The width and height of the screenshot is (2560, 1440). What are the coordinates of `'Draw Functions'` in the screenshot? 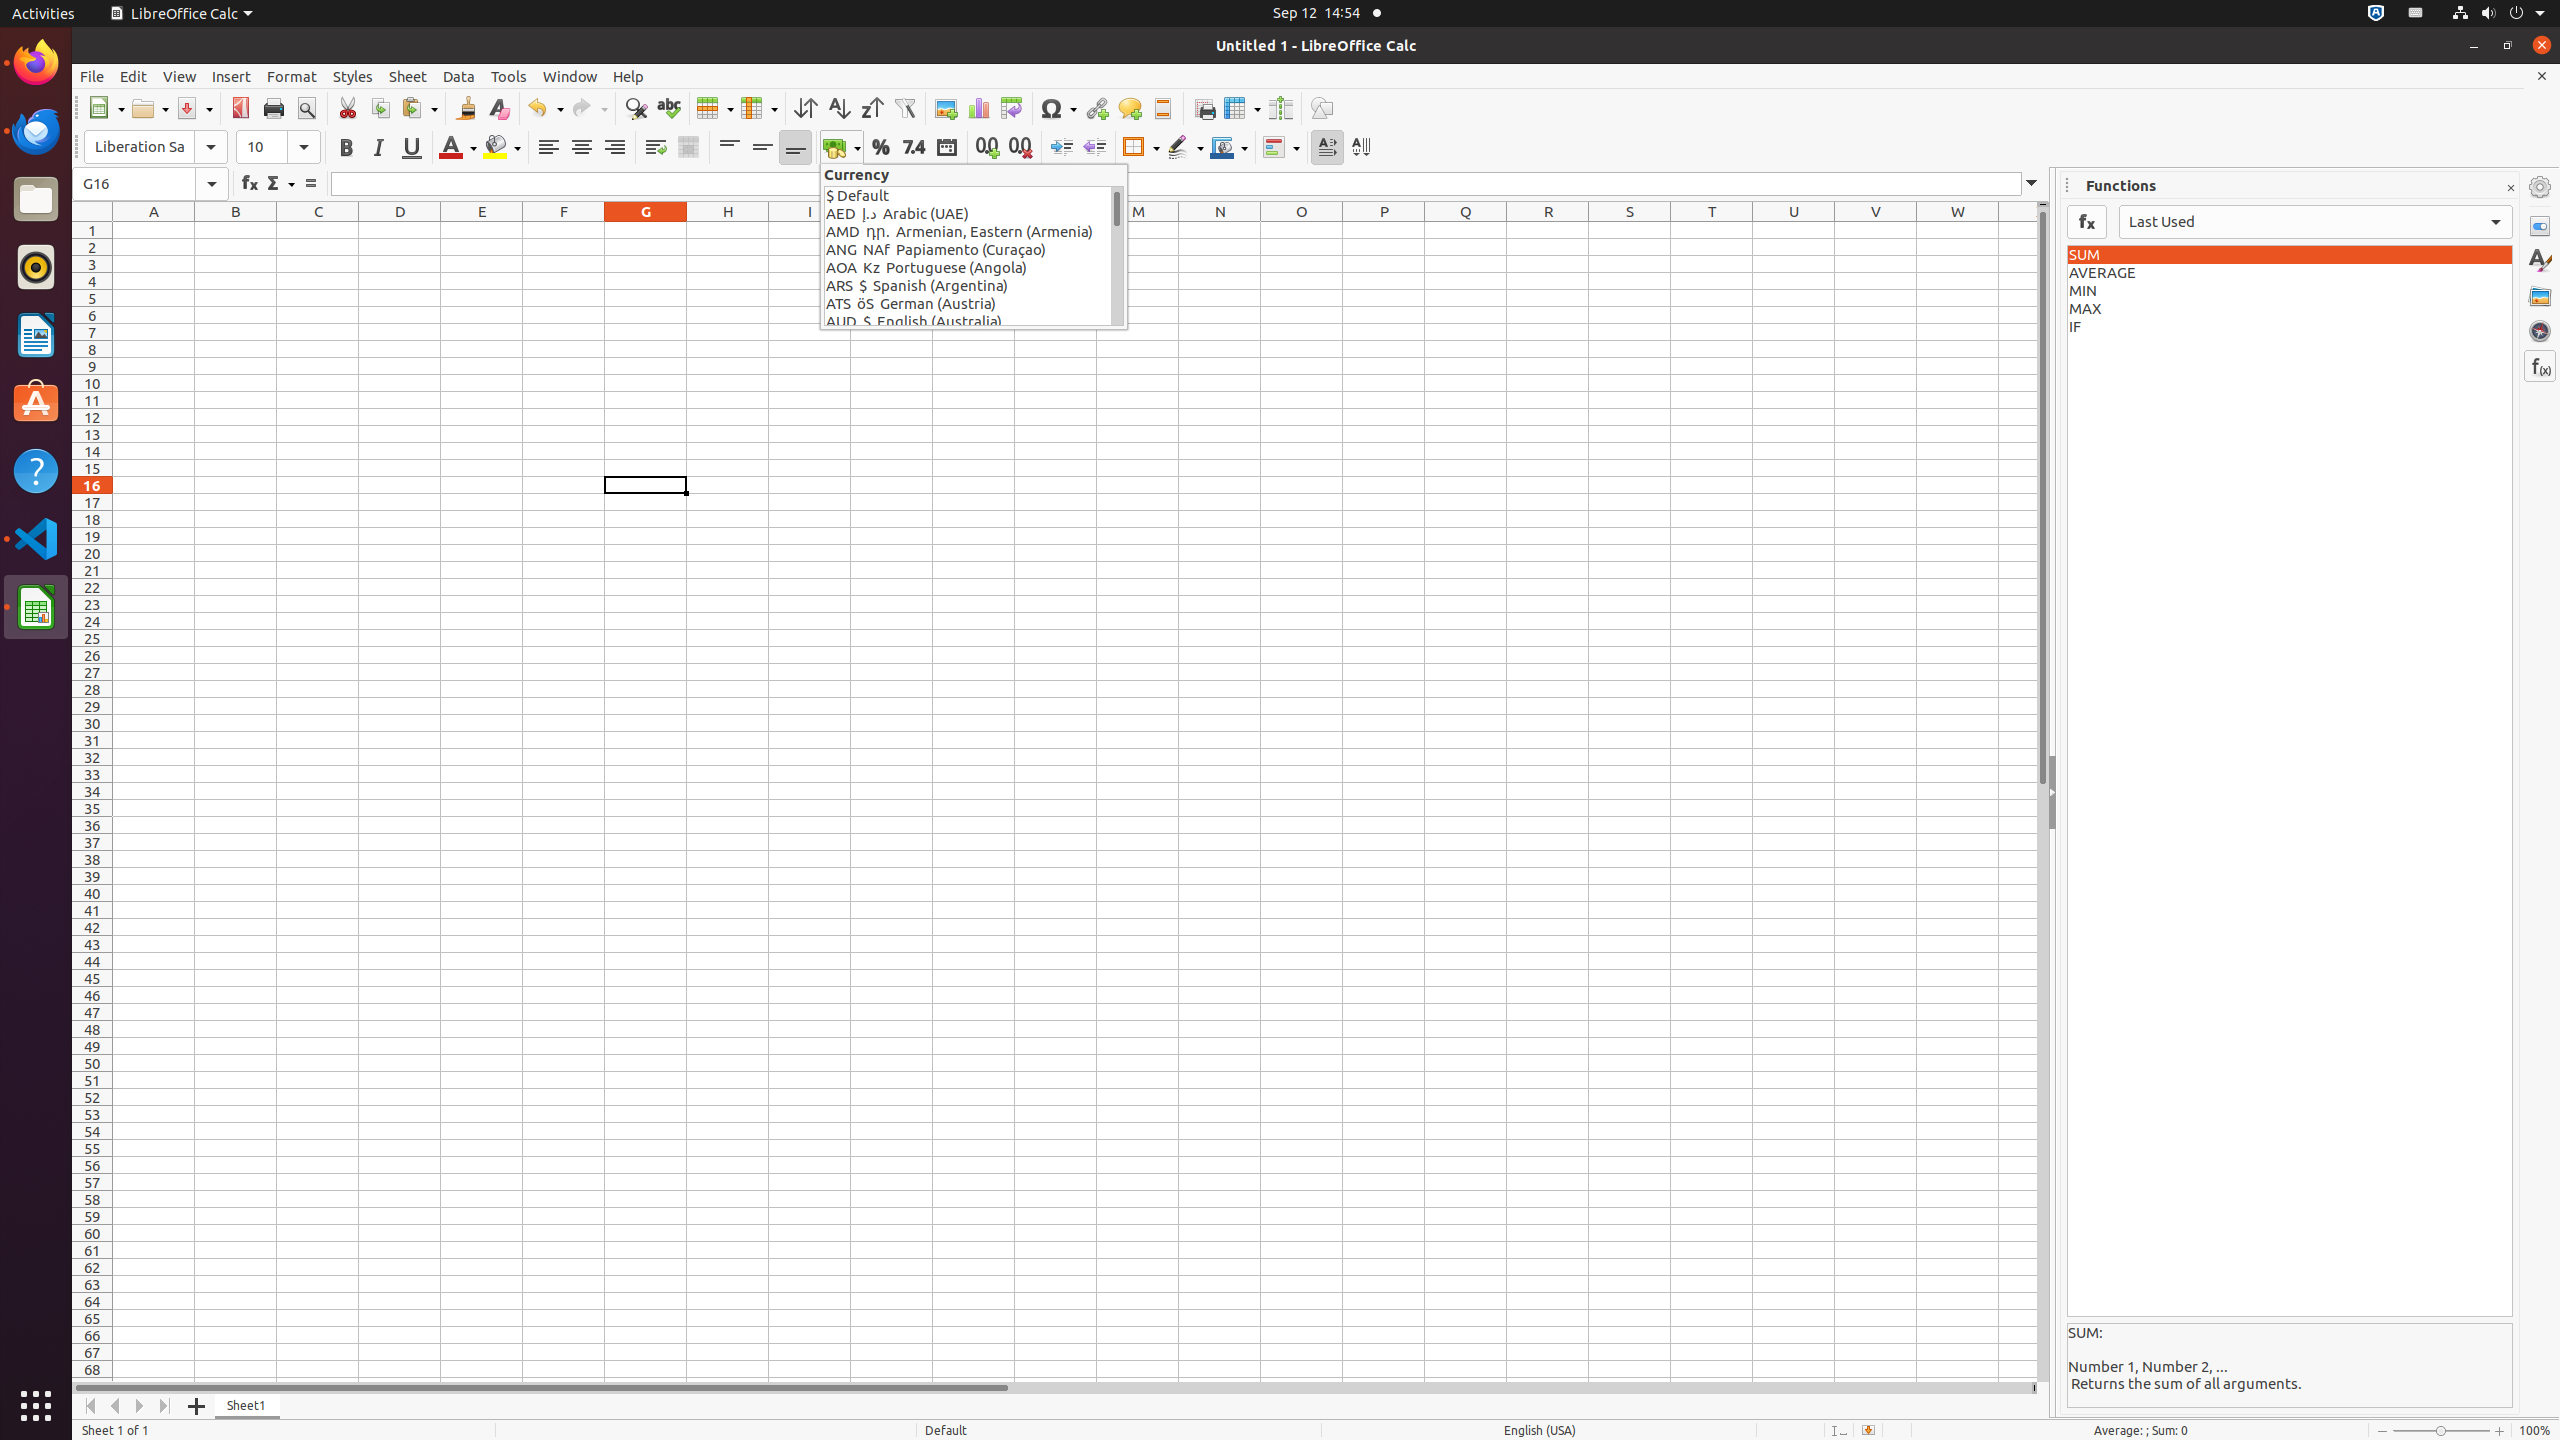 It's located at (1320, 107).